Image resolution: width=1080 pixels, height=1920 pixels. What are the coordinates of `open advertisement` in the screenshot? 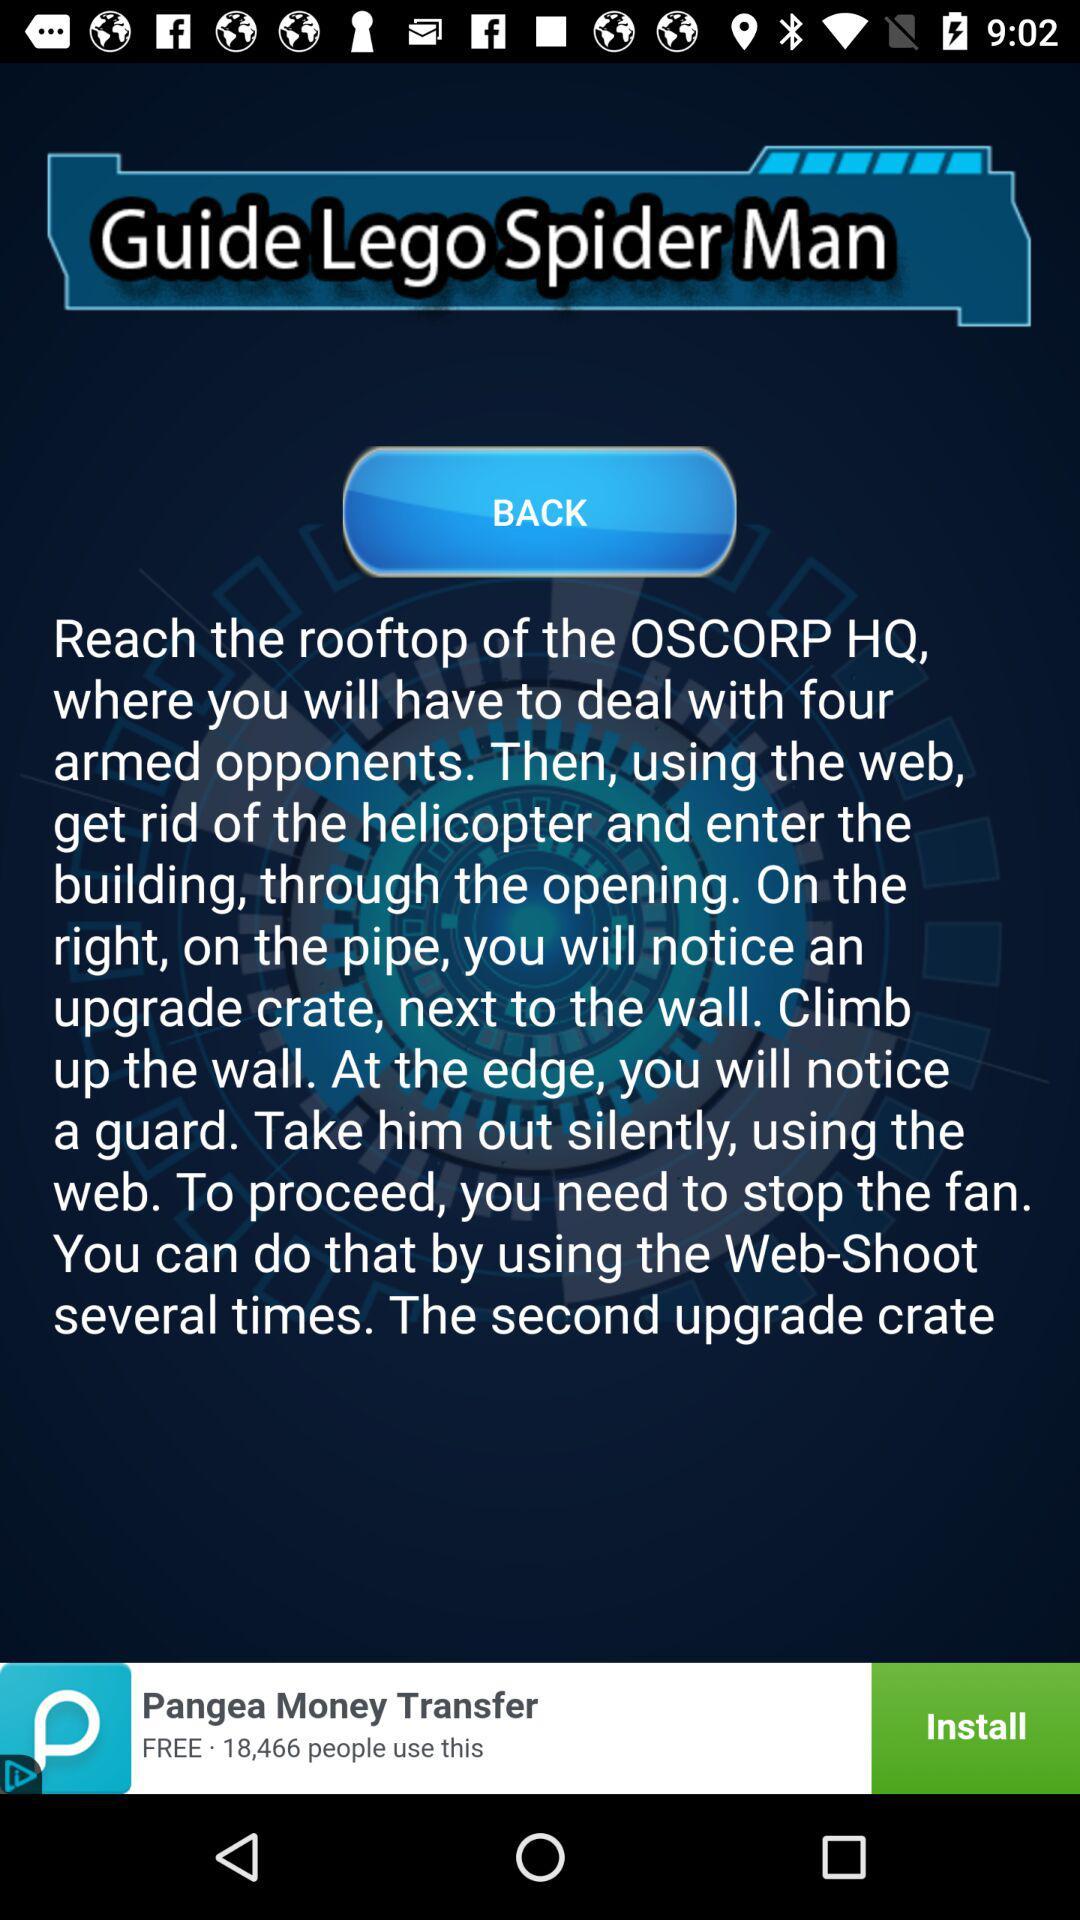 It's located at (540, 1727).